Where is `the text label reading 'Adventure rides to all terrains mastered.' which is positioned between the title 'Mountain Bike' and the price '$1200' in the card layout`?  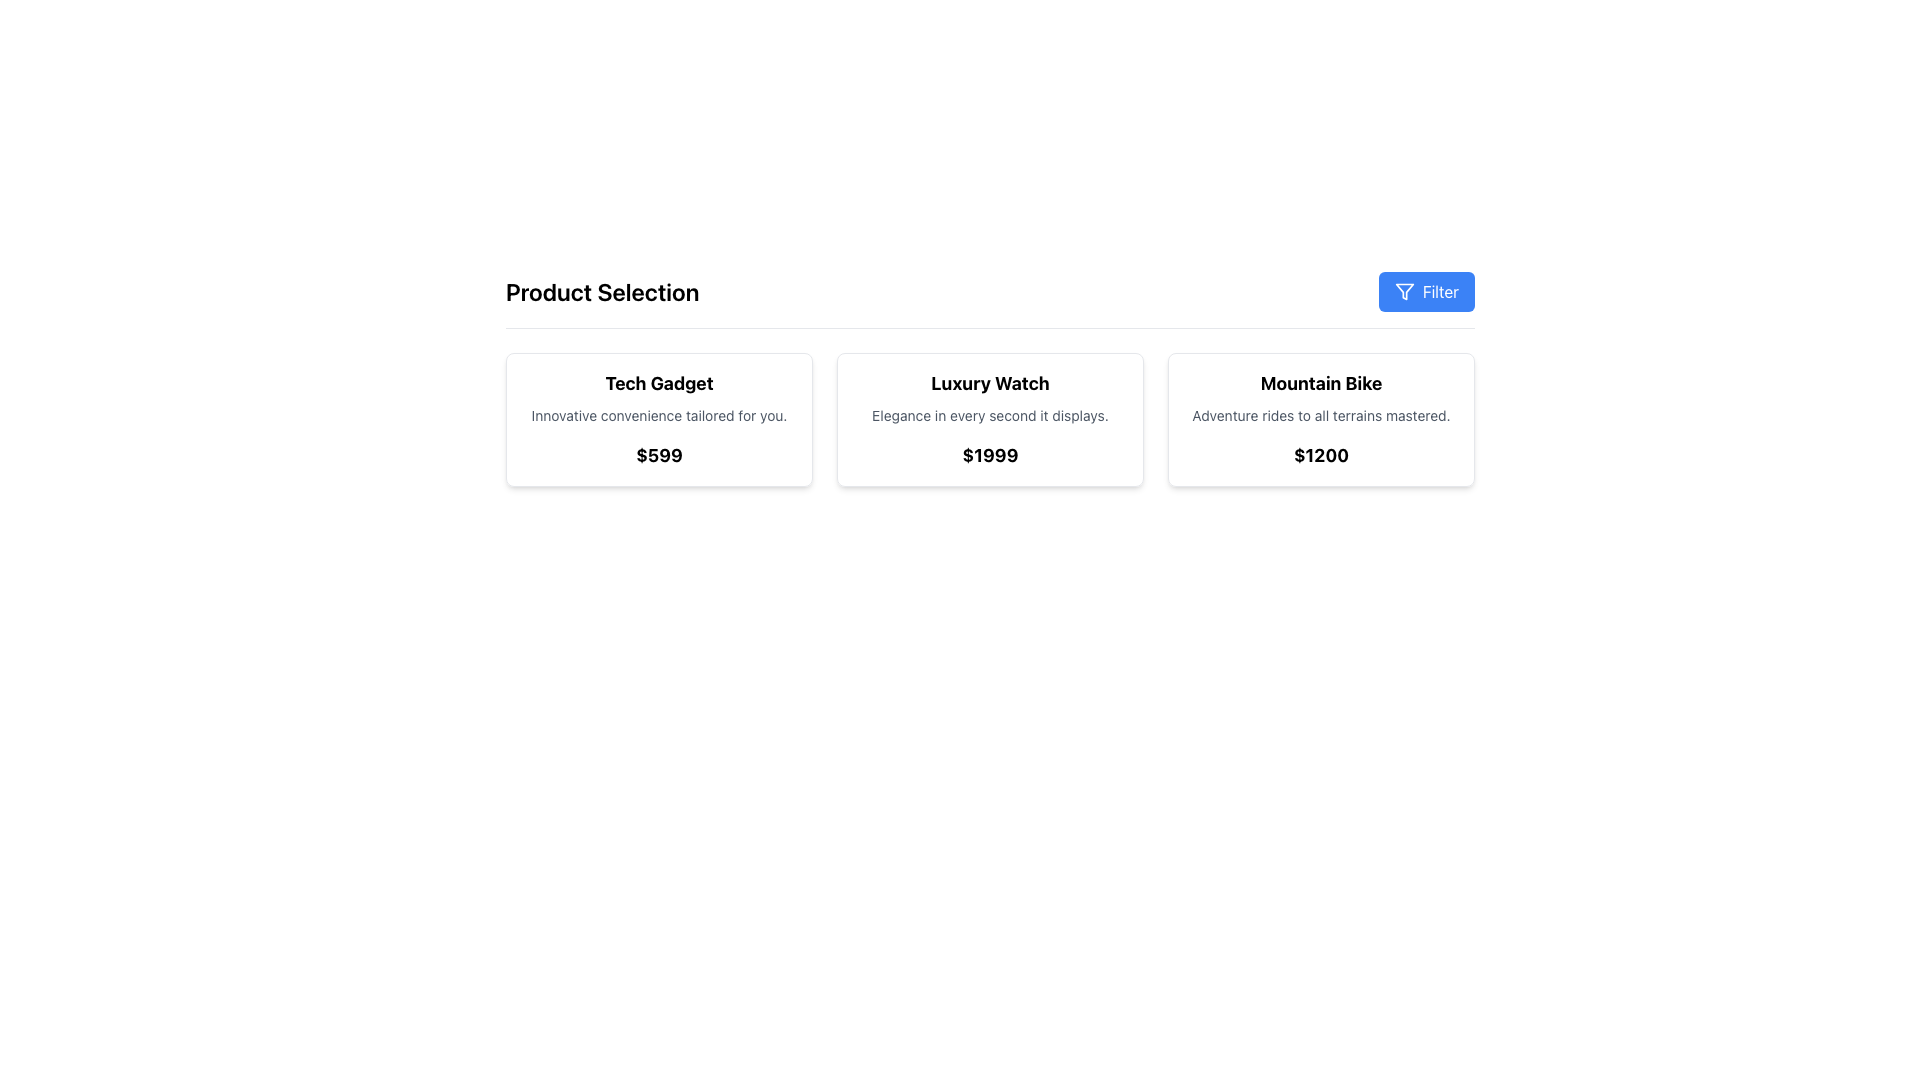
the text label reading 'Adventure rides to all terrains mastered.' which is positioned between the title 'Mountain Bike' and the price '$1200' in the card layout is located at coordinates (1321, 415).